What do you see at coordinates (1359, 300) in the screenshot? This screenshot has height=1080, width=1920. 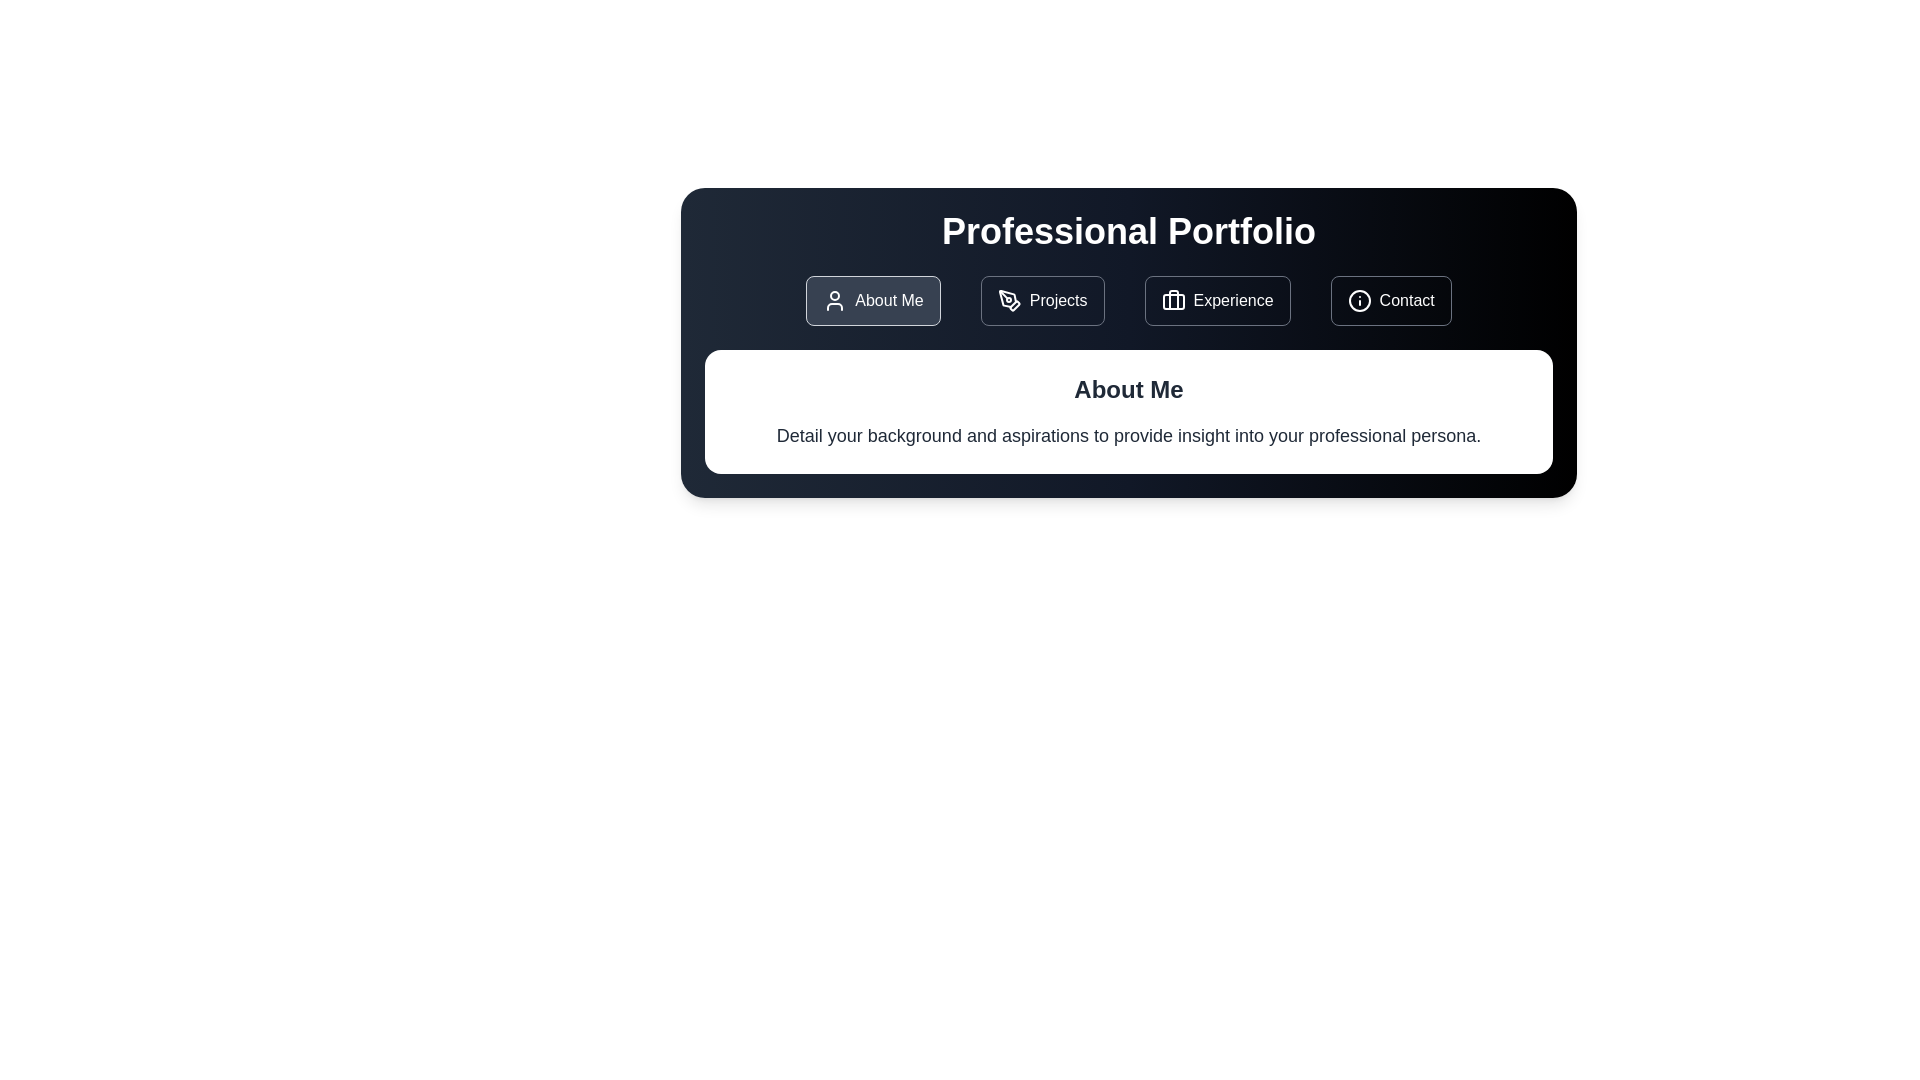 I see `the circular outline within the 'Contact' button located at the top-right section of the interface` at bounding box center [1359, 300].